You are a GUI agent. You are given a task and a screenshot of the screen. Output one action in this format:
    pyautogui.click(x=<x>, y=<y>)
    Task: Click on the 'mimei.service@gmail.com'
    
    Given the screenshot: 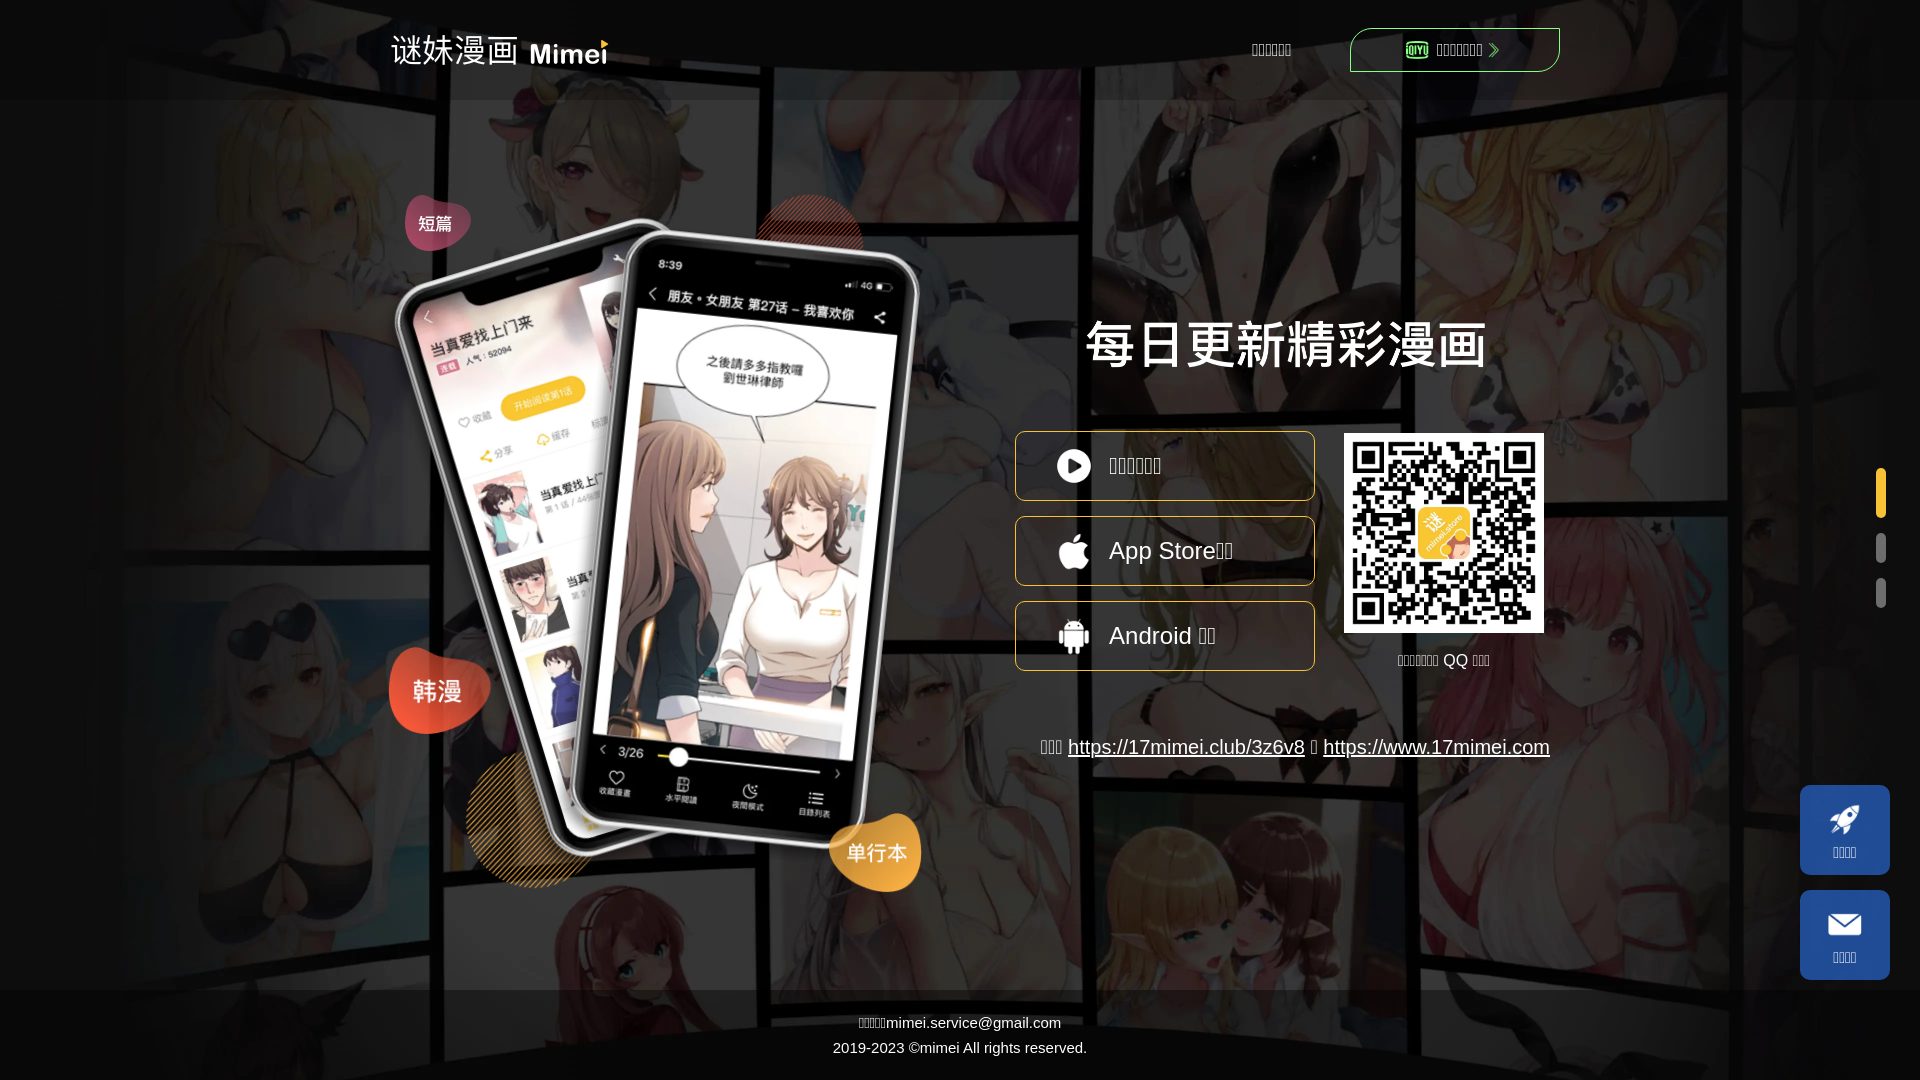 What is the action you would take?
    pyautogui.click(x=973, y=1022)
    